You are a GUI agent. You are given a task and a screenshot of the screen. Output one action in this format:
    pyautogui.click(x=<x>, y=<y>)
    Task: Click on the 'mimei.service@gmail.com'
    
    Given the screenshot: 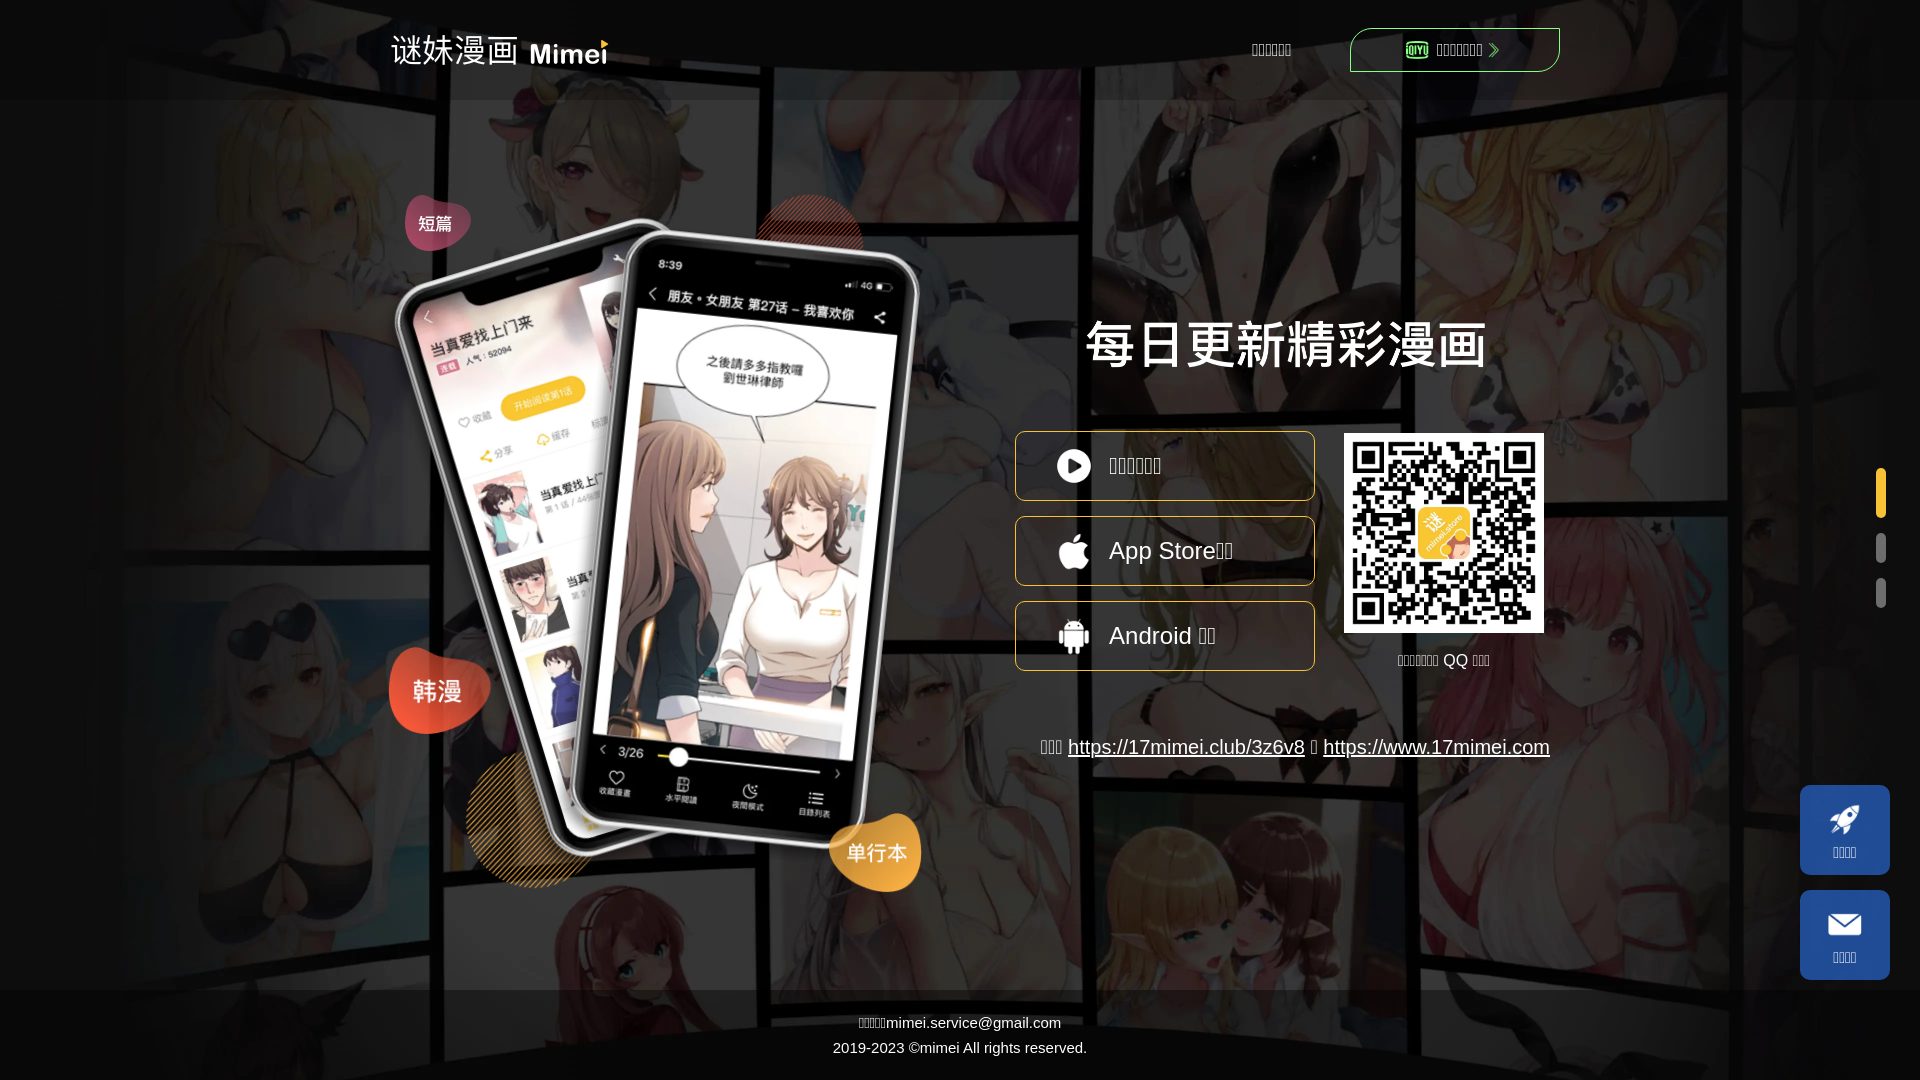 What is the action you would take?
    pyautogui.click(x=973, y=1022)
    